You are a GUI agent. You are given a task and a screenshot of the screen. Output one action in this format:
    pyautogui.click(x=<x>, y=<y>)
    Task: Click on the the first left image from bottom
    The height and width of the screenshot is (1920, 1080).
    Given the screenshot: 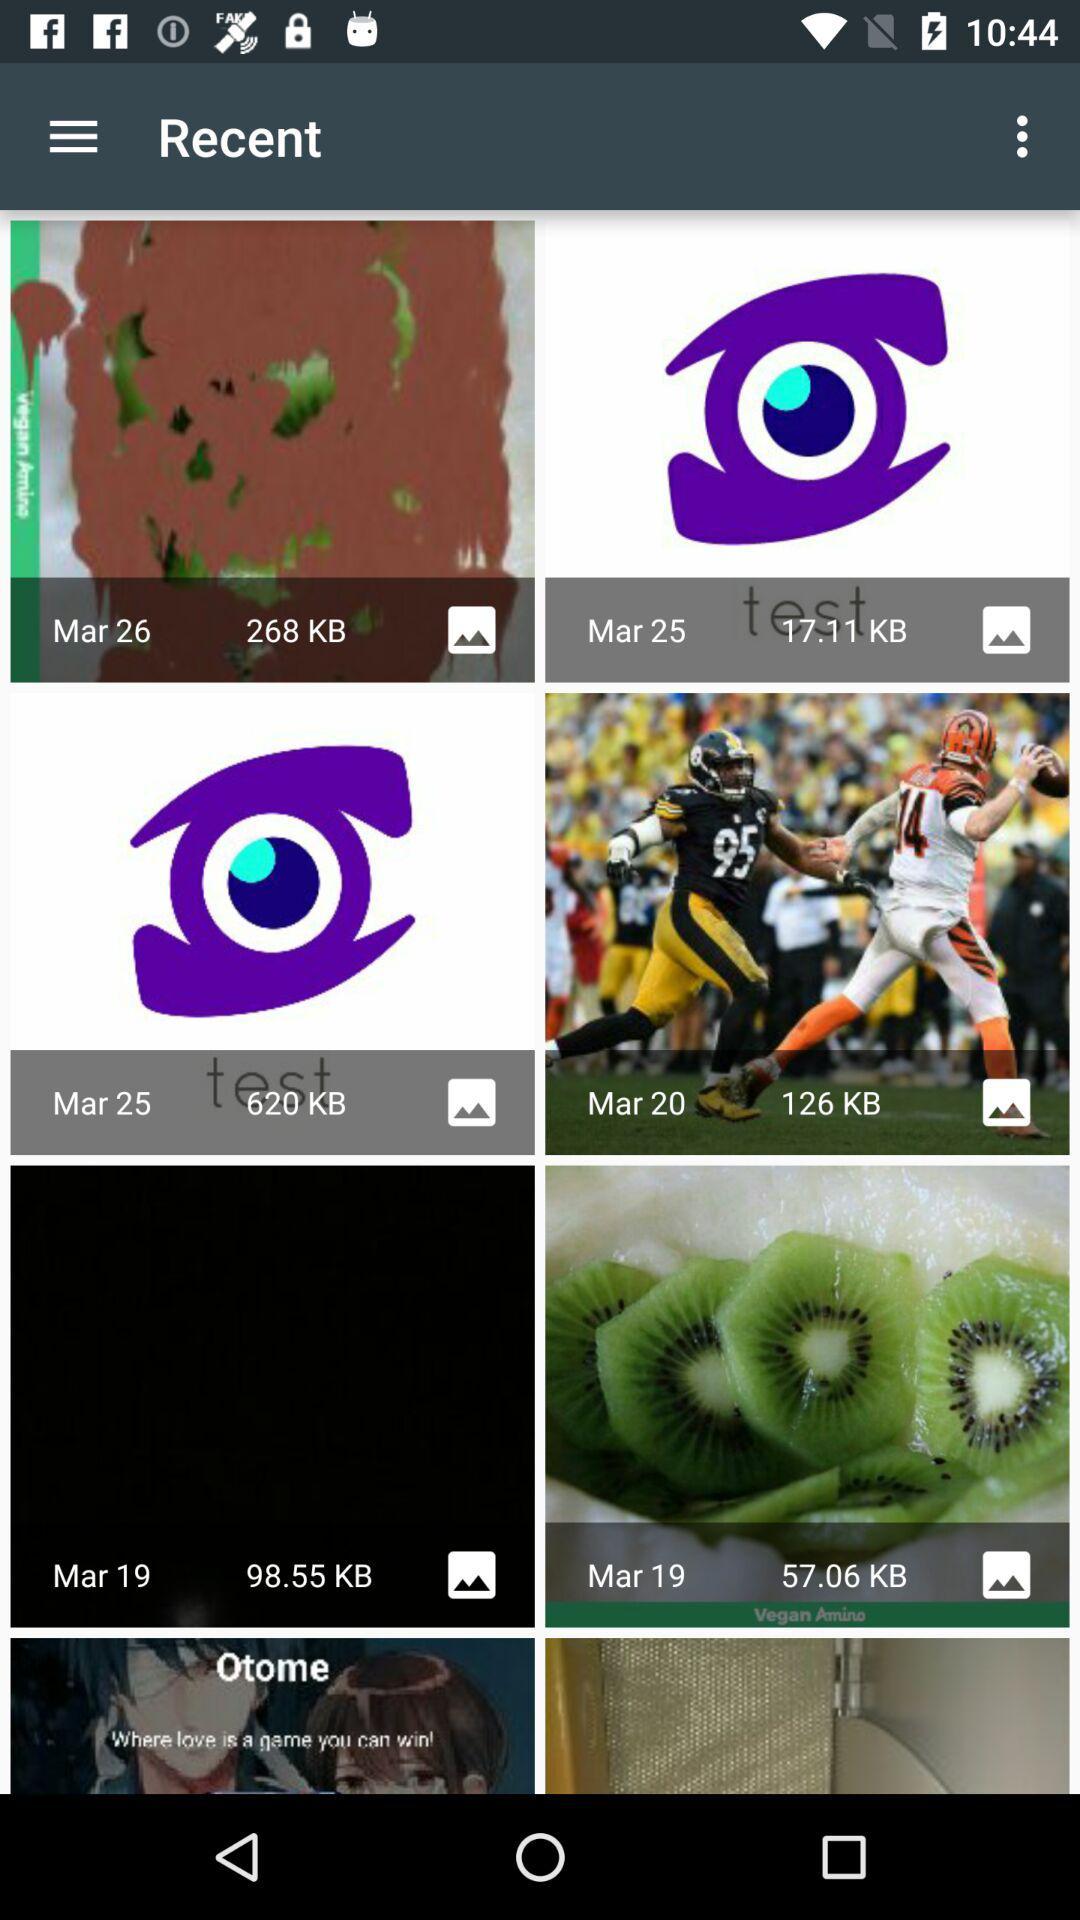 What is the action you would take?
    pyautogui.click(x=273, y=1714)
    